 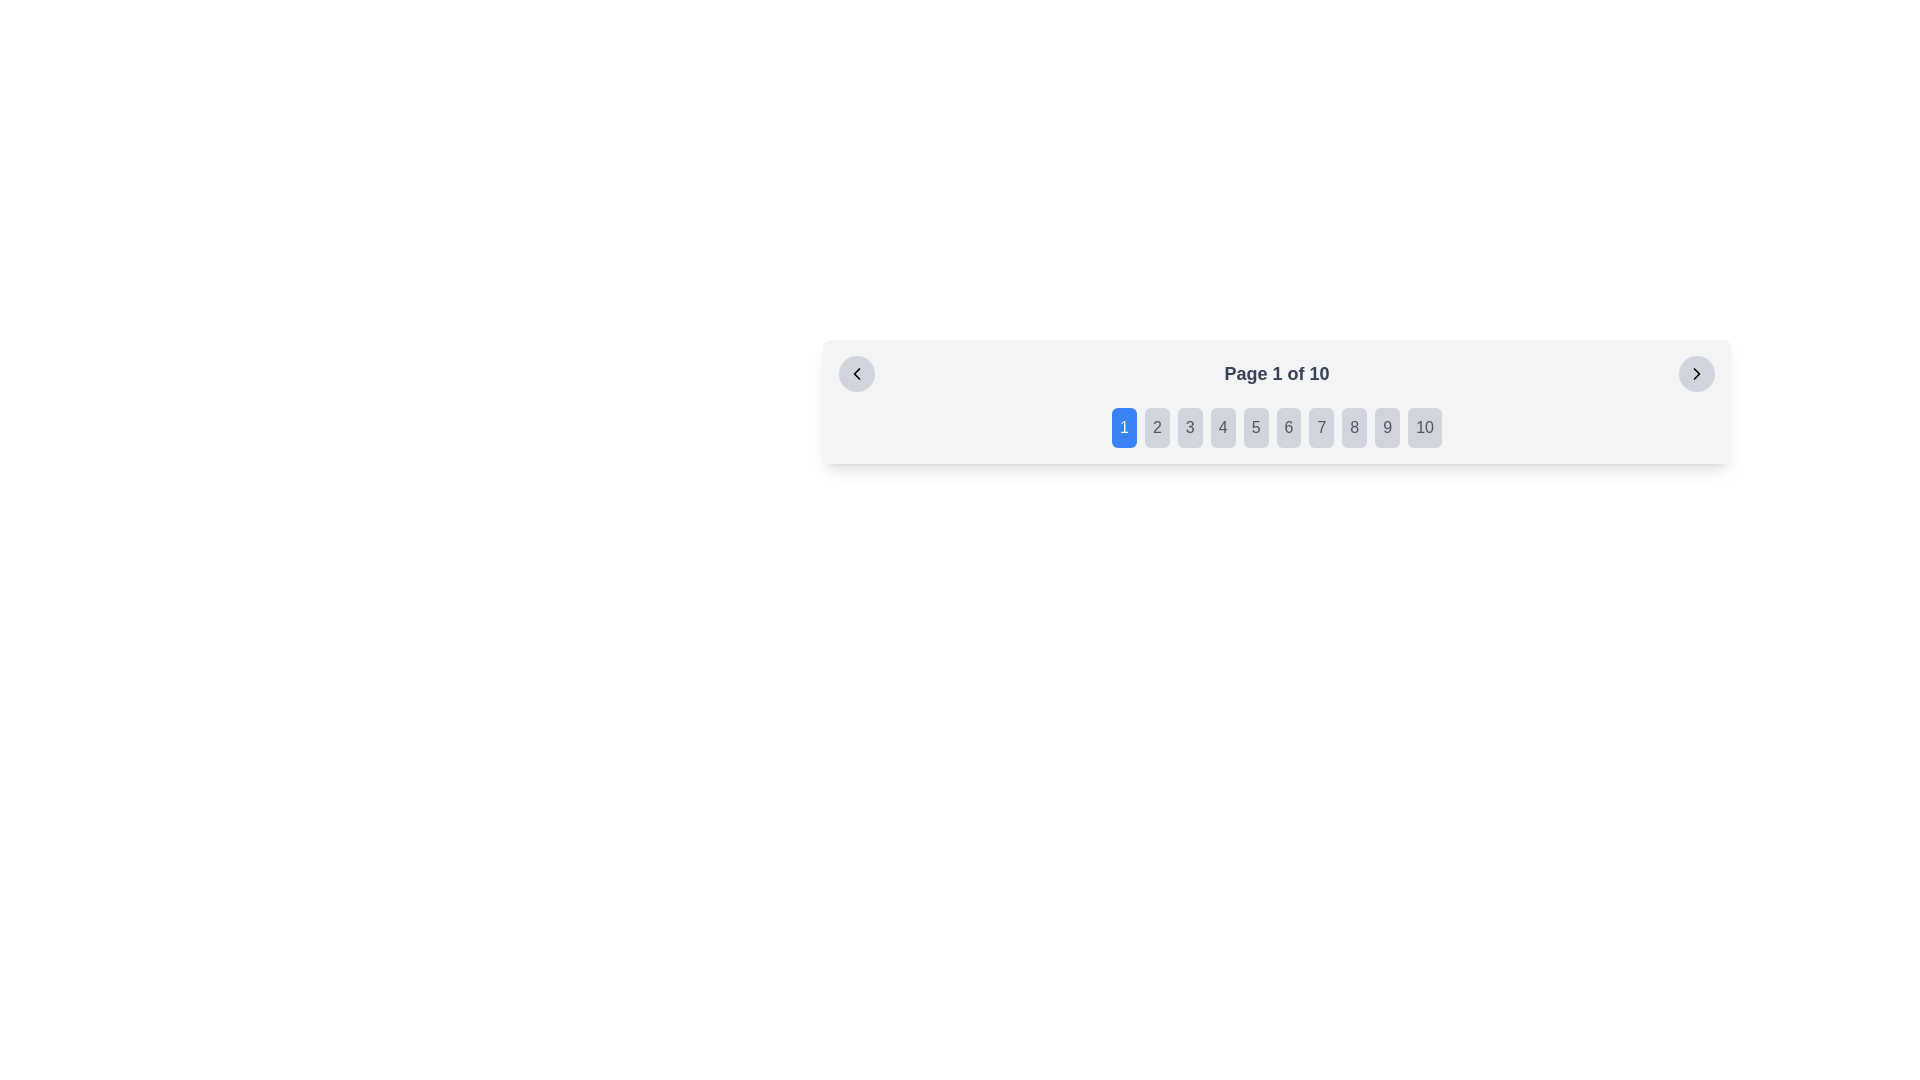 What do you see at coordinates (1695, 374) in the screenshot?
I see `the circular button with a light gray background and a black arrow icon pointing to the right` at bounding box center [1695, 374].